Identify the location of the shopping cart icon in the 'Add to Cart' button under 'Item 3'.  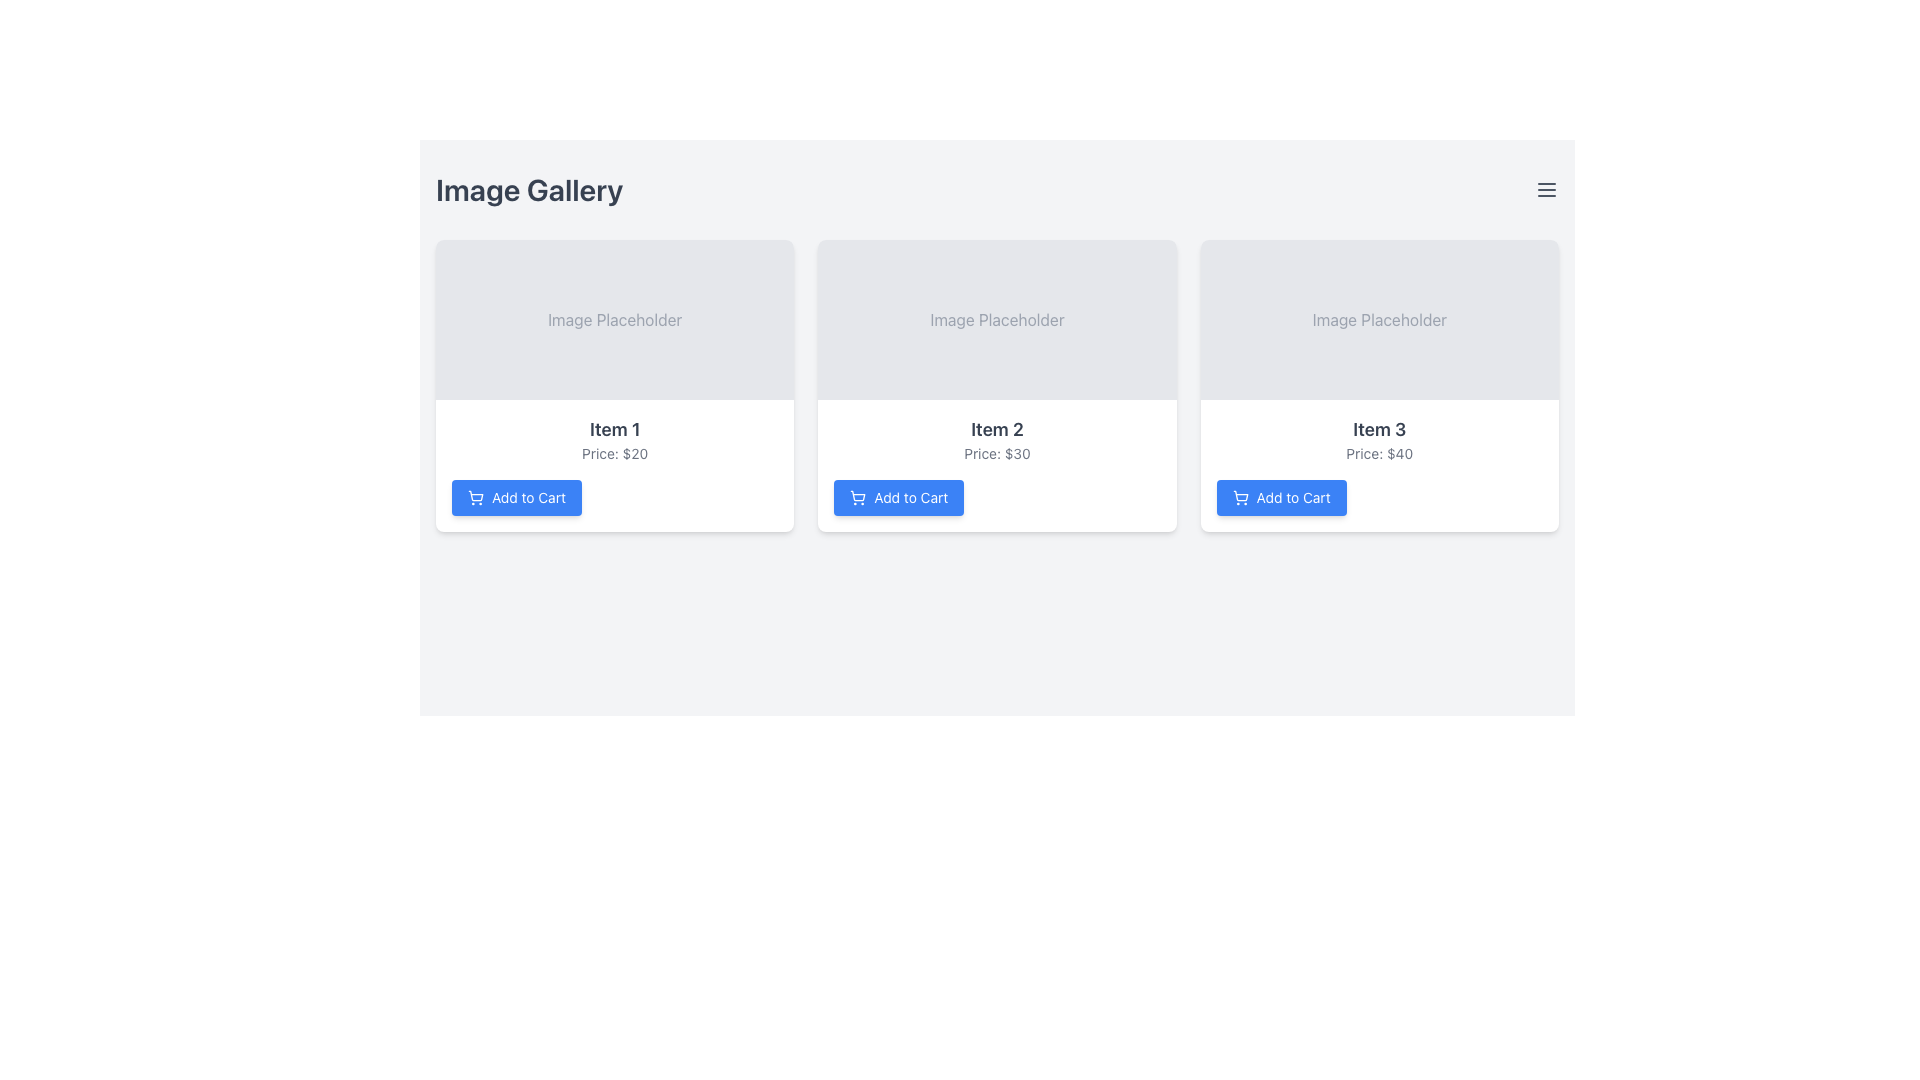
(1239, 496).